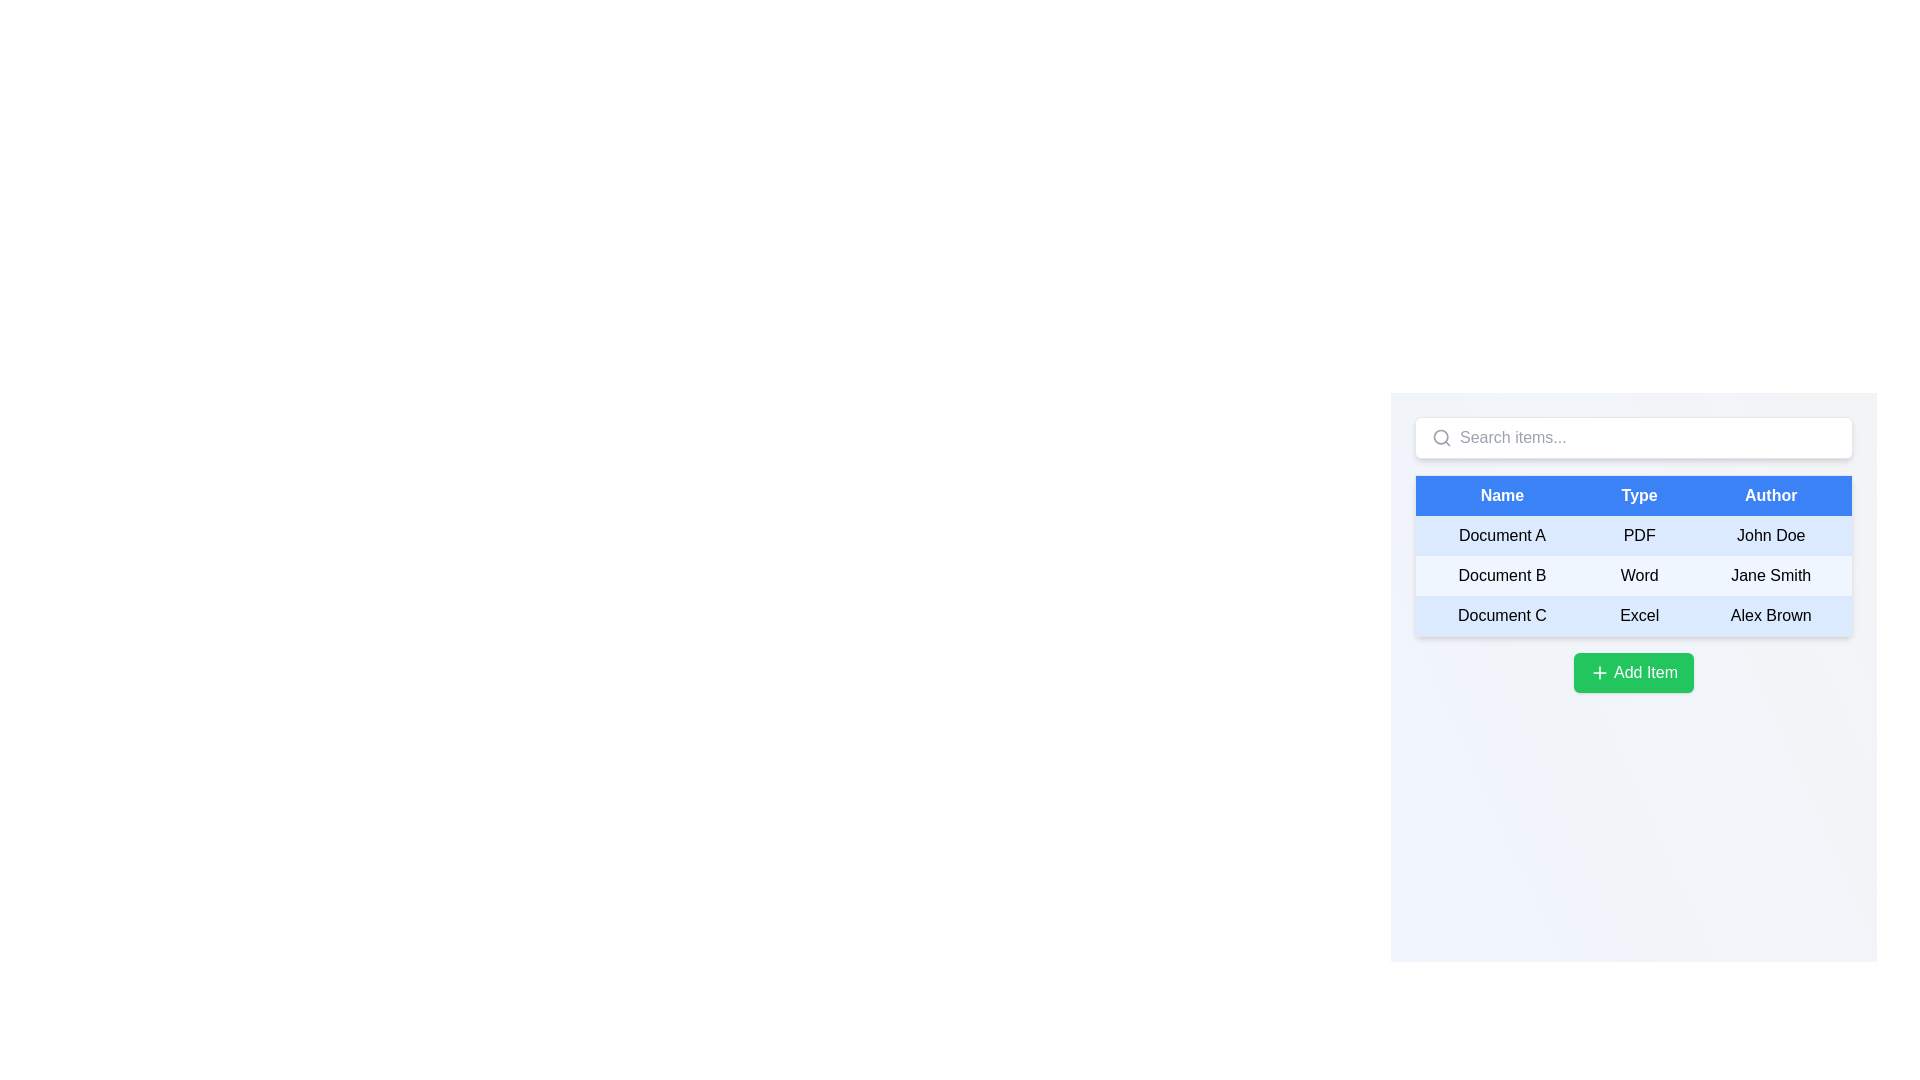 The image size is (1920, 1080). What do you see at coordinates (1639, 495) in the screenshot?
I see `the 'Type' header text label located in the middle of the row of three labels at the top of the table` at bounding box center [1639, 495].